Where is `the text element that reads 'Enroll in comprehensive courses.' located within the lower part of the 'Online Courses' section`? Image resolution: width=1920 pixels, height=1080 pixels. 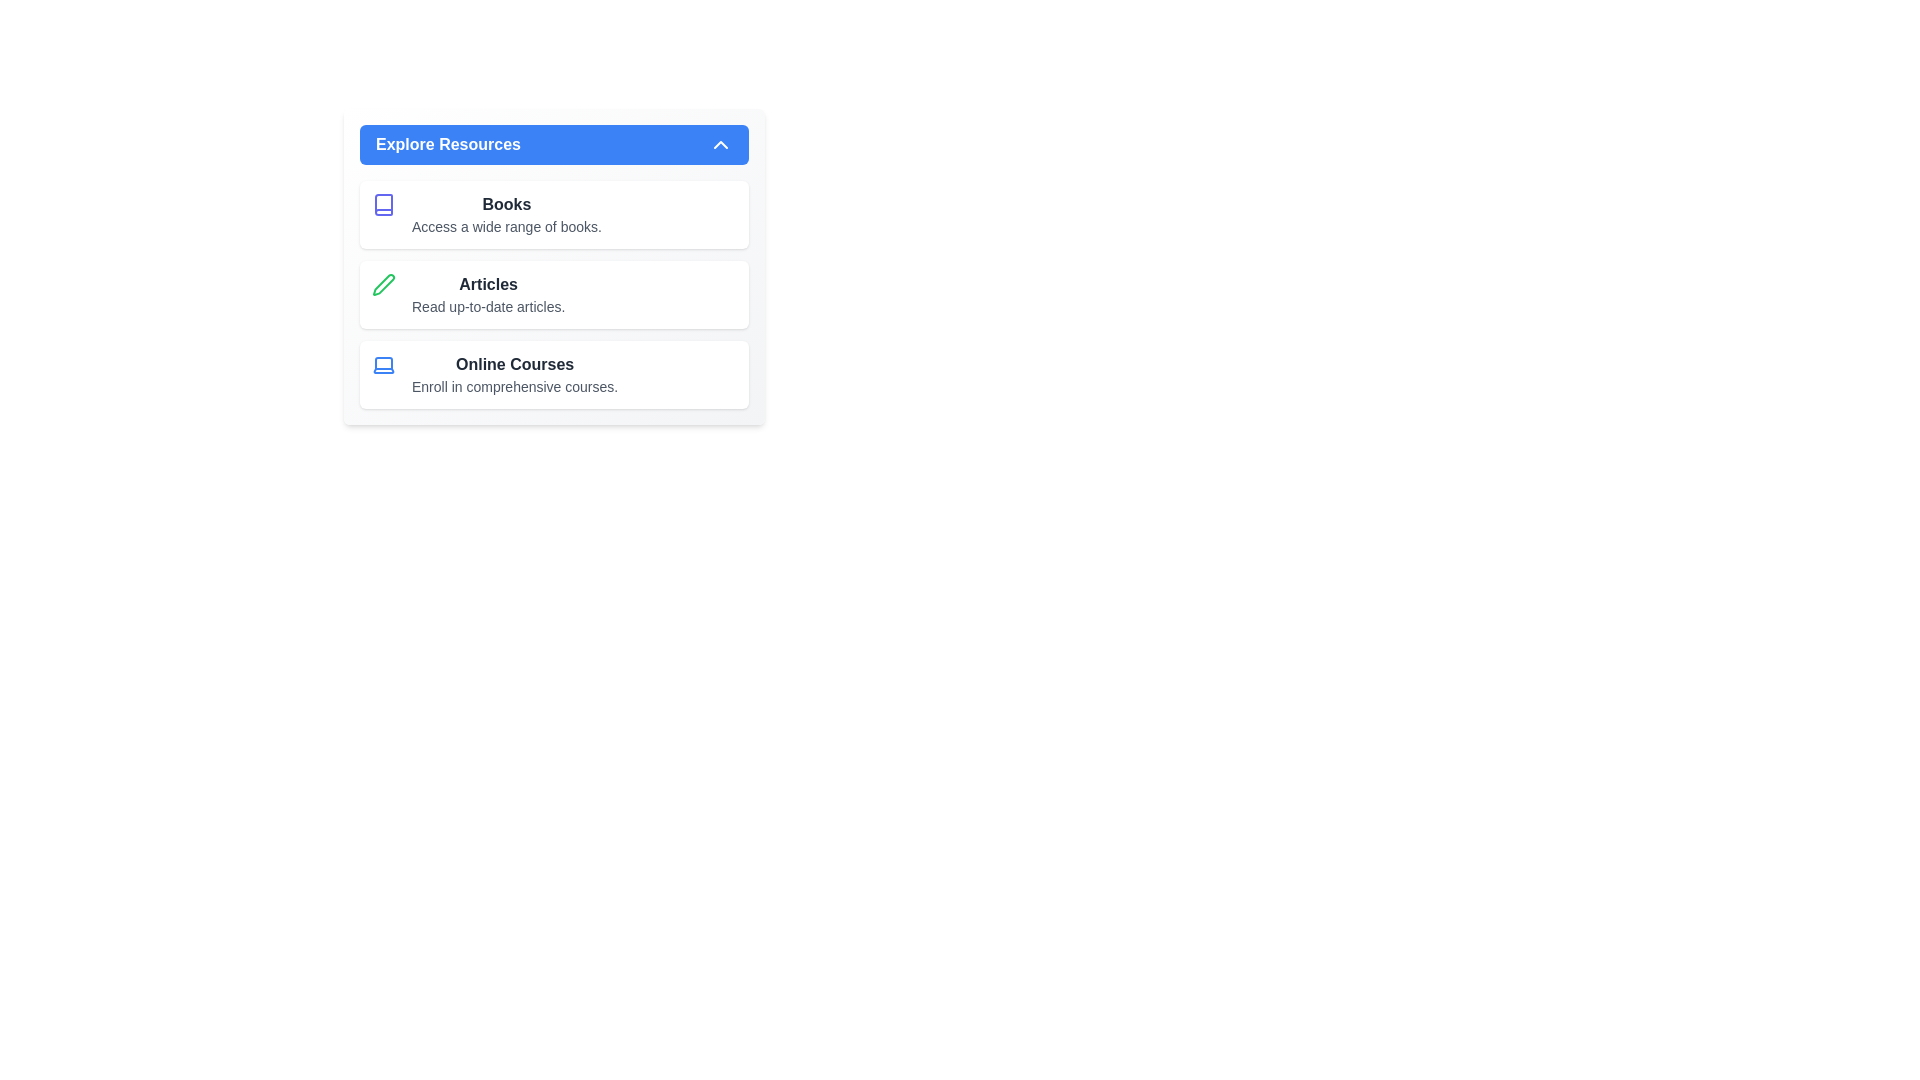
the text element that reads 'Enroll in comprehensive courses.' located within the lower part of the 'Online Courses' section is located at coordinates (515, 386).